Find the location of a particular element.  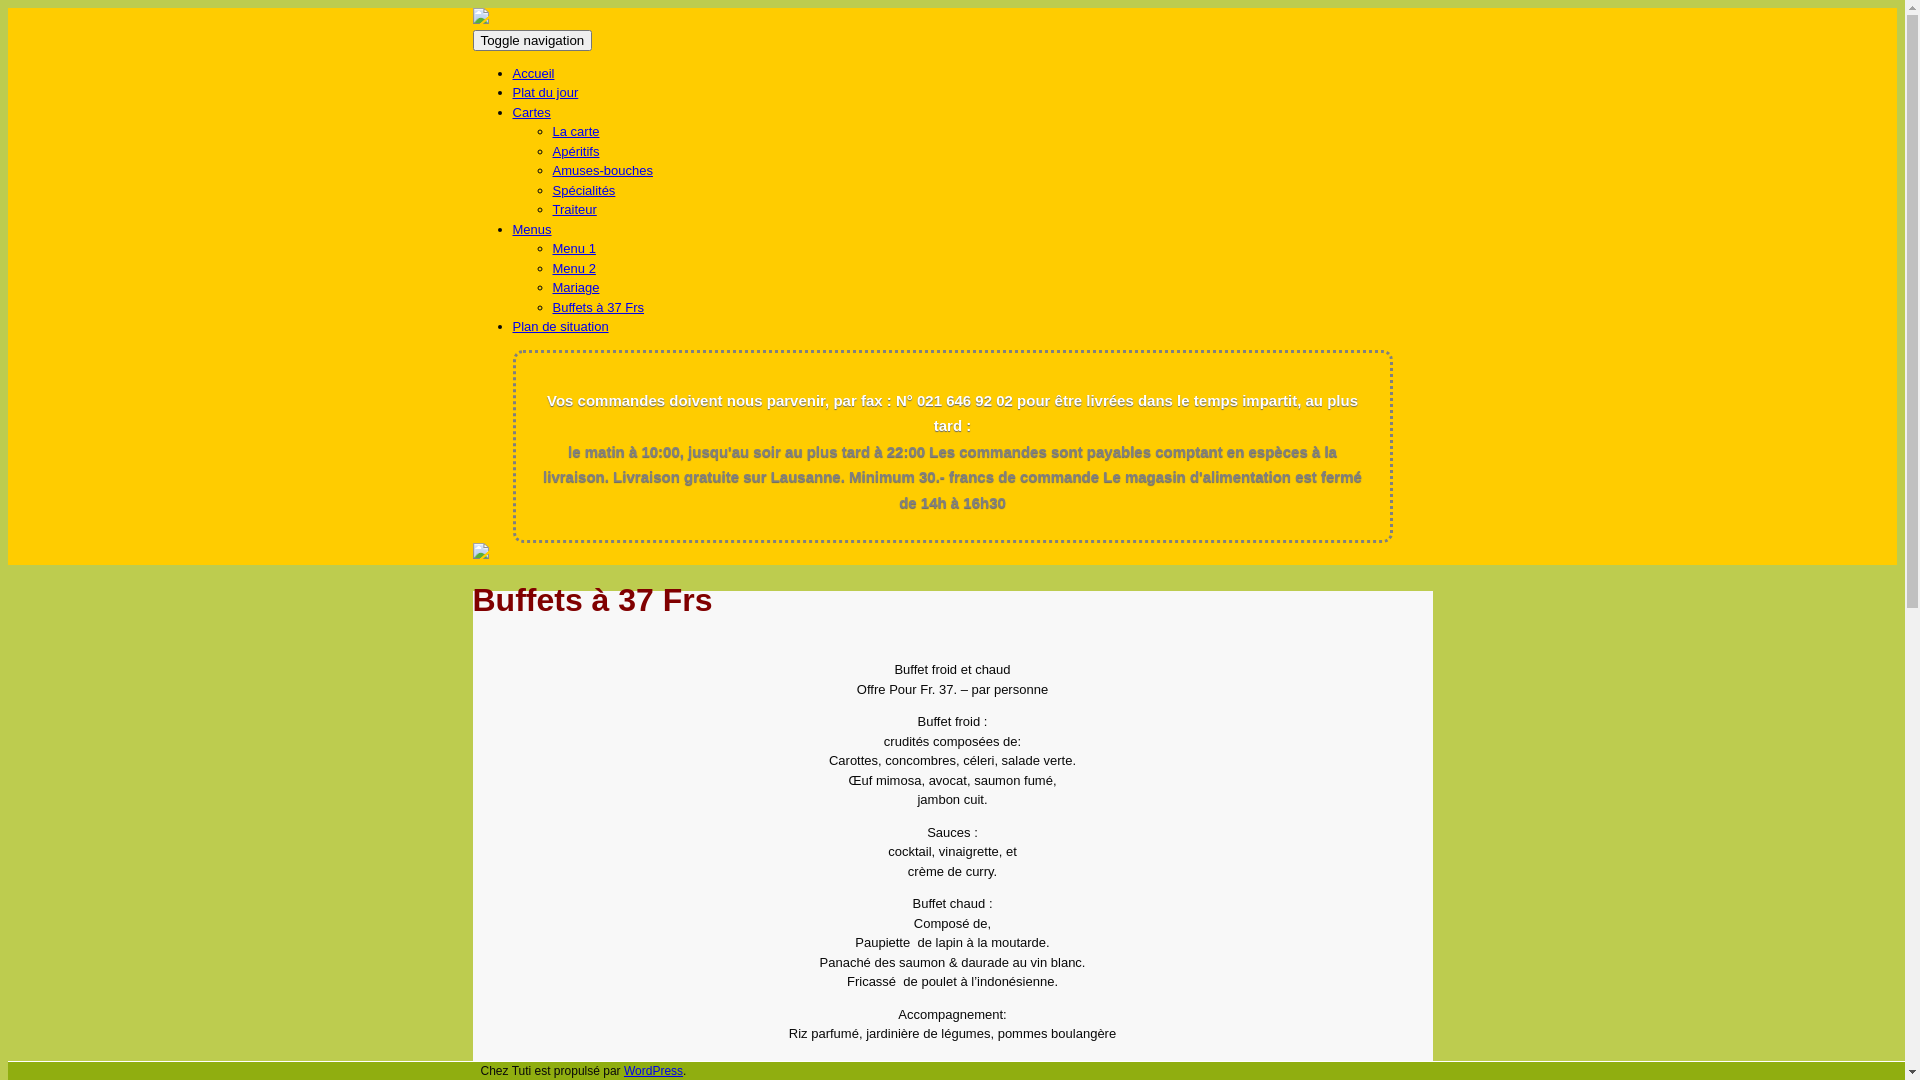

'Menu 2' is located at coordinates (572, 266).